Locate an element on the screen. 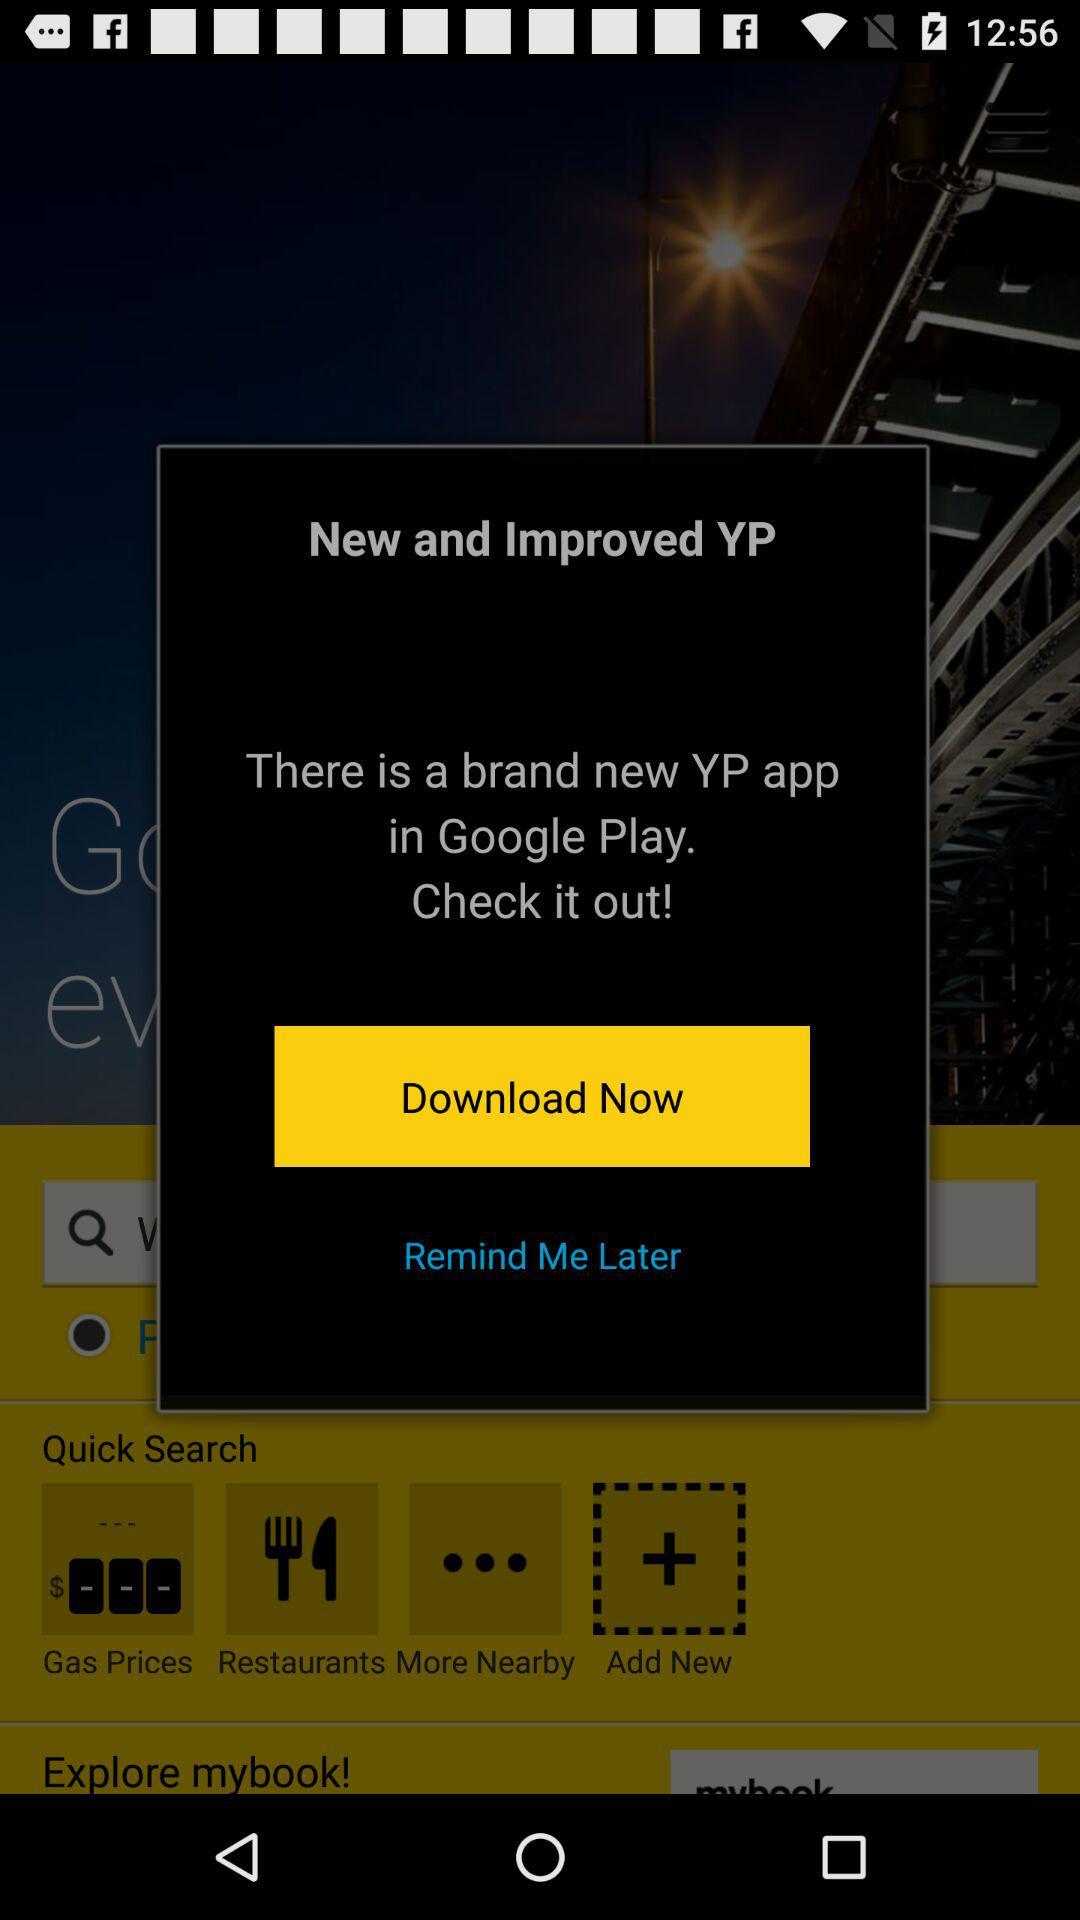 The image size is (1080, 1920). item below the download now is located at coordinates (542, 1253).